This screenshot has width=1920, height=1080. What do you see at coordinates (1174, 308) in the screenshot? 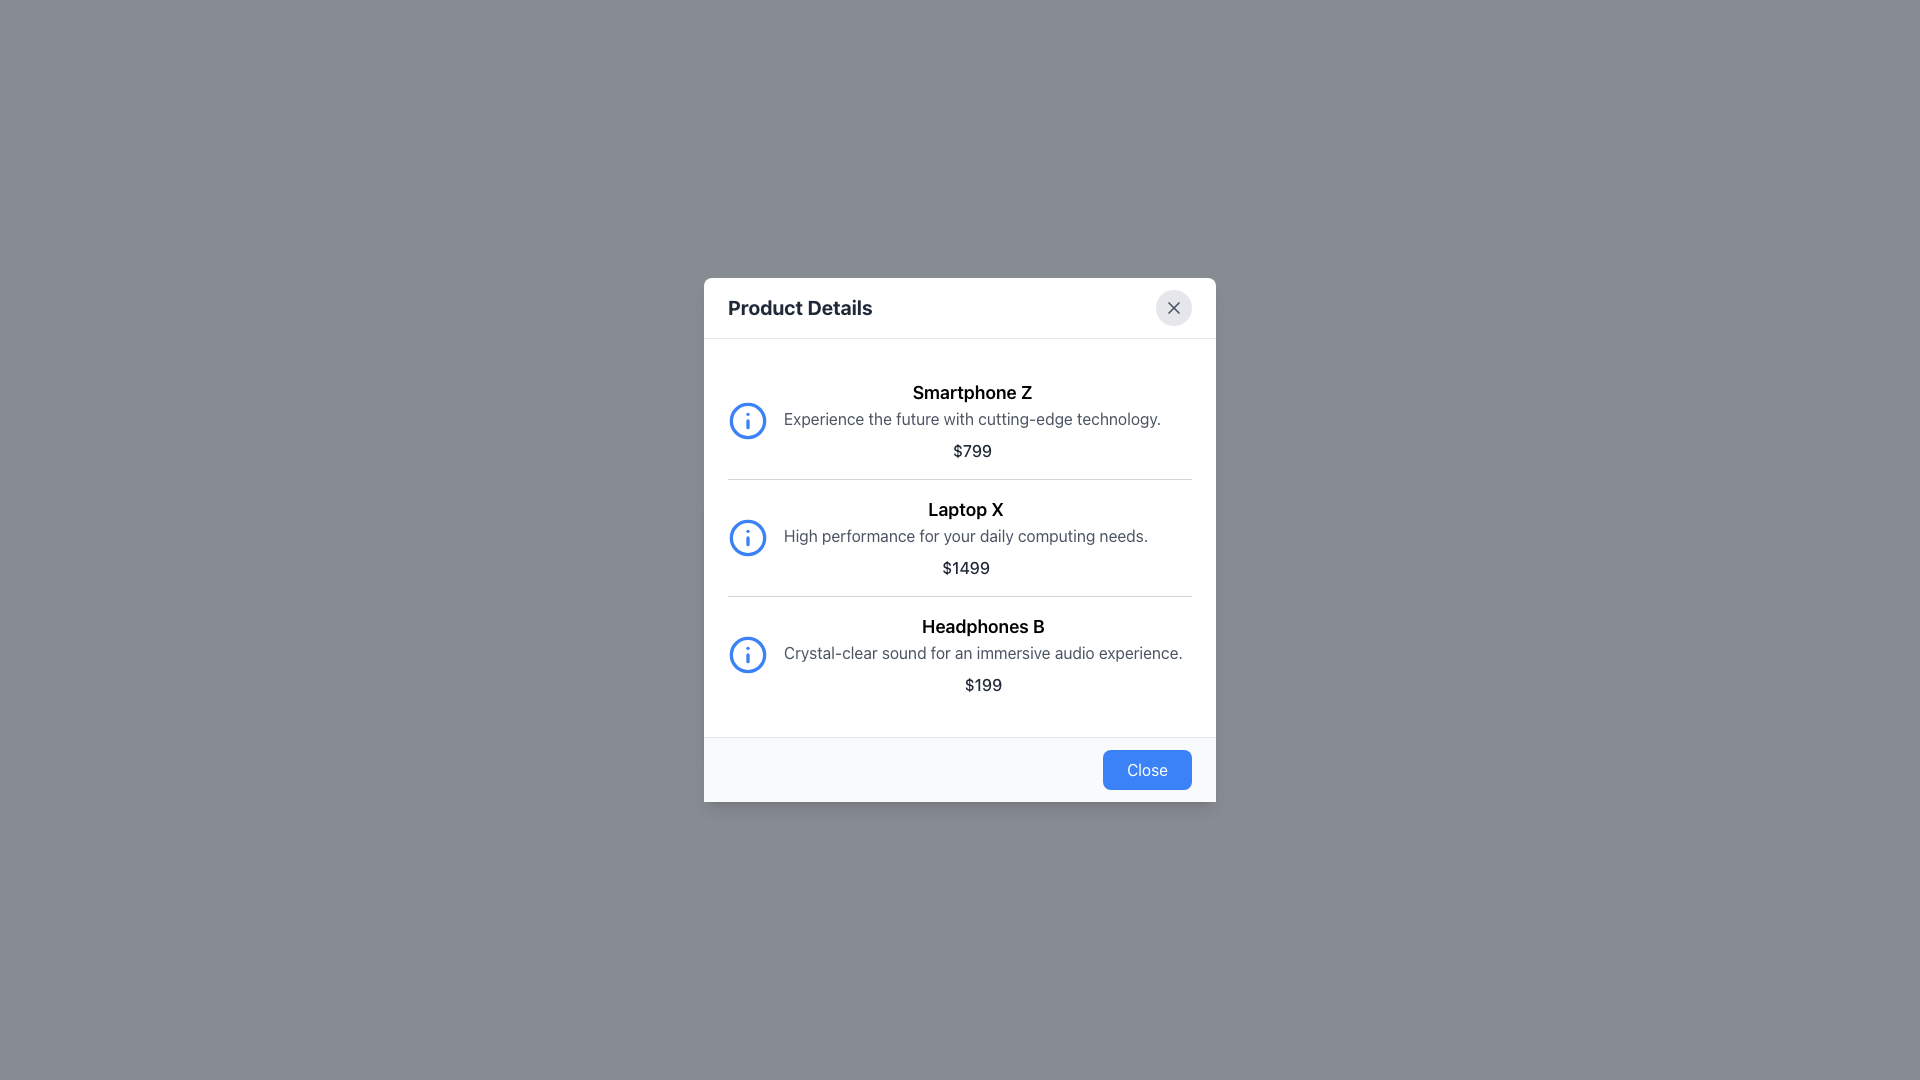
I see `the close button located at the top-right corner of the 'Product Details' header bar` at bounding box center [1174, 308].